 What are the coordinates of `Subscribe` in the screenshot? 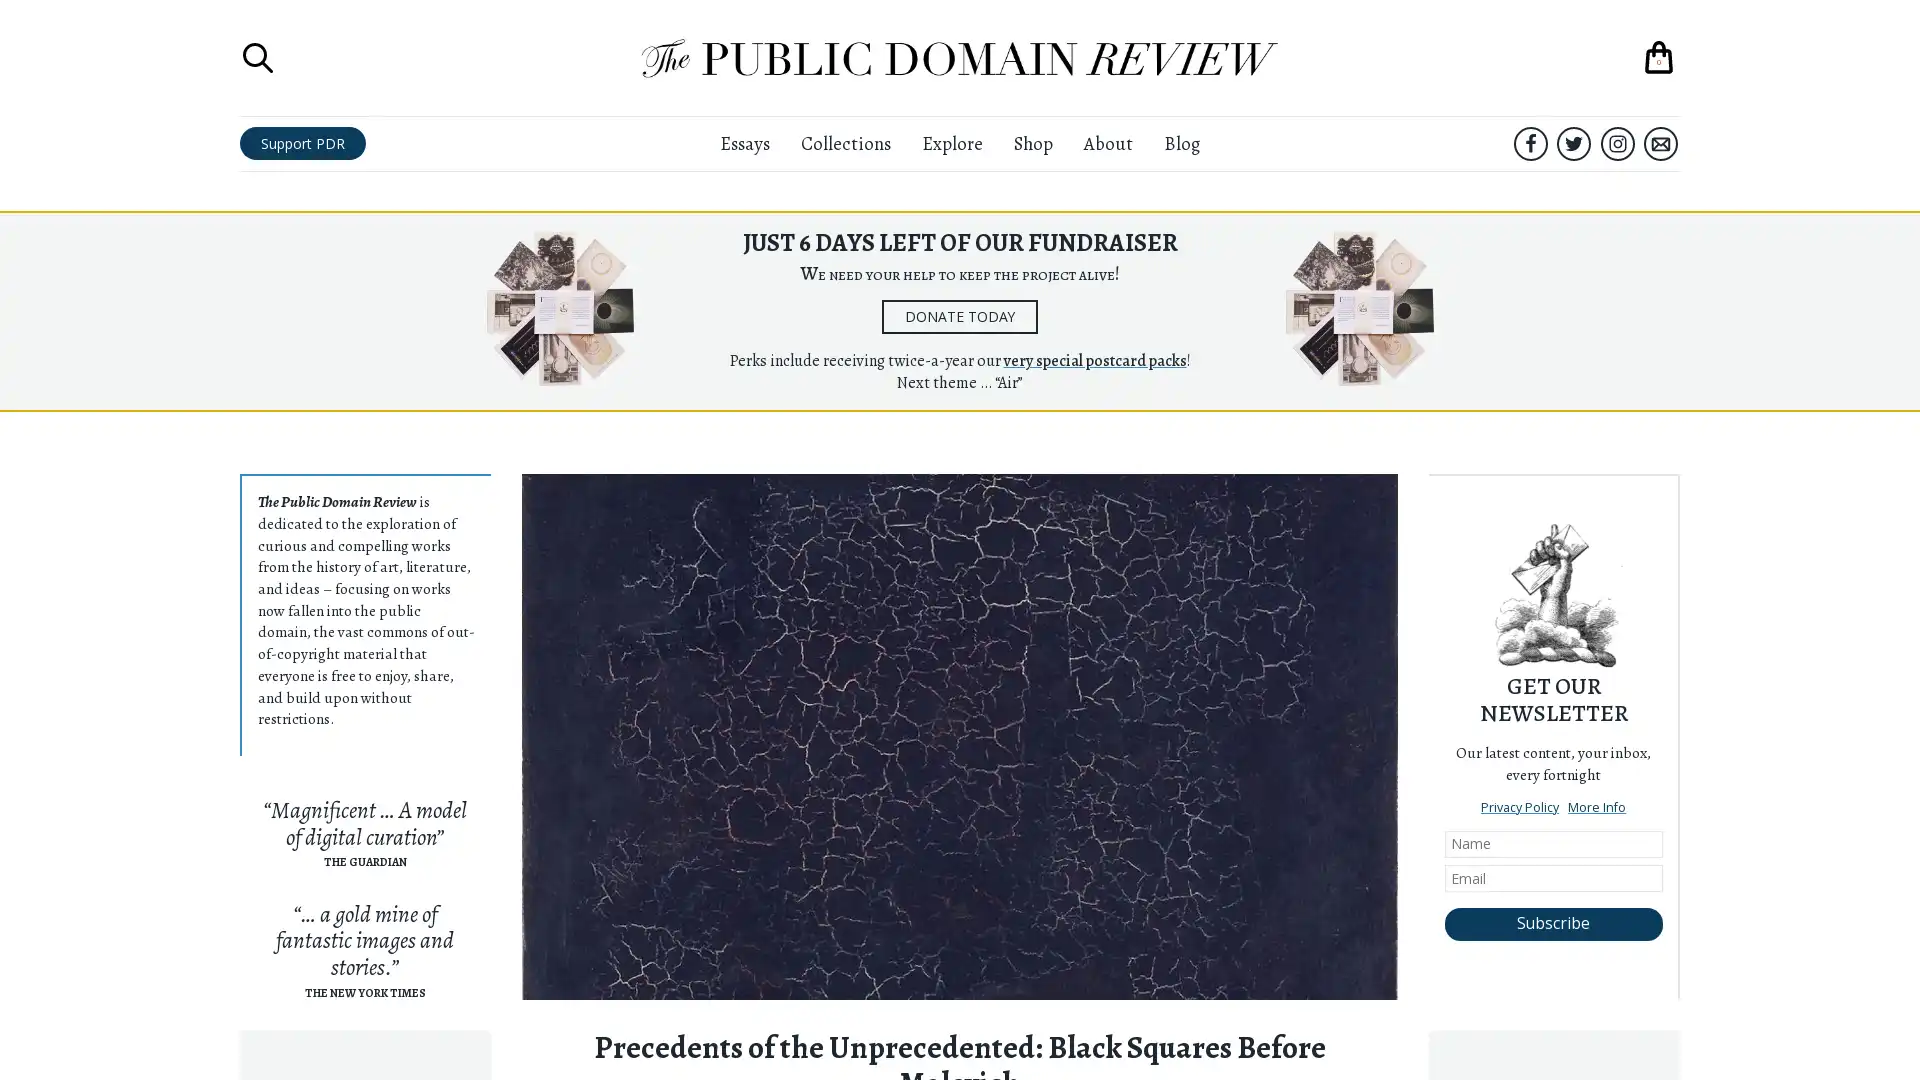 It's located at (1552, 924).